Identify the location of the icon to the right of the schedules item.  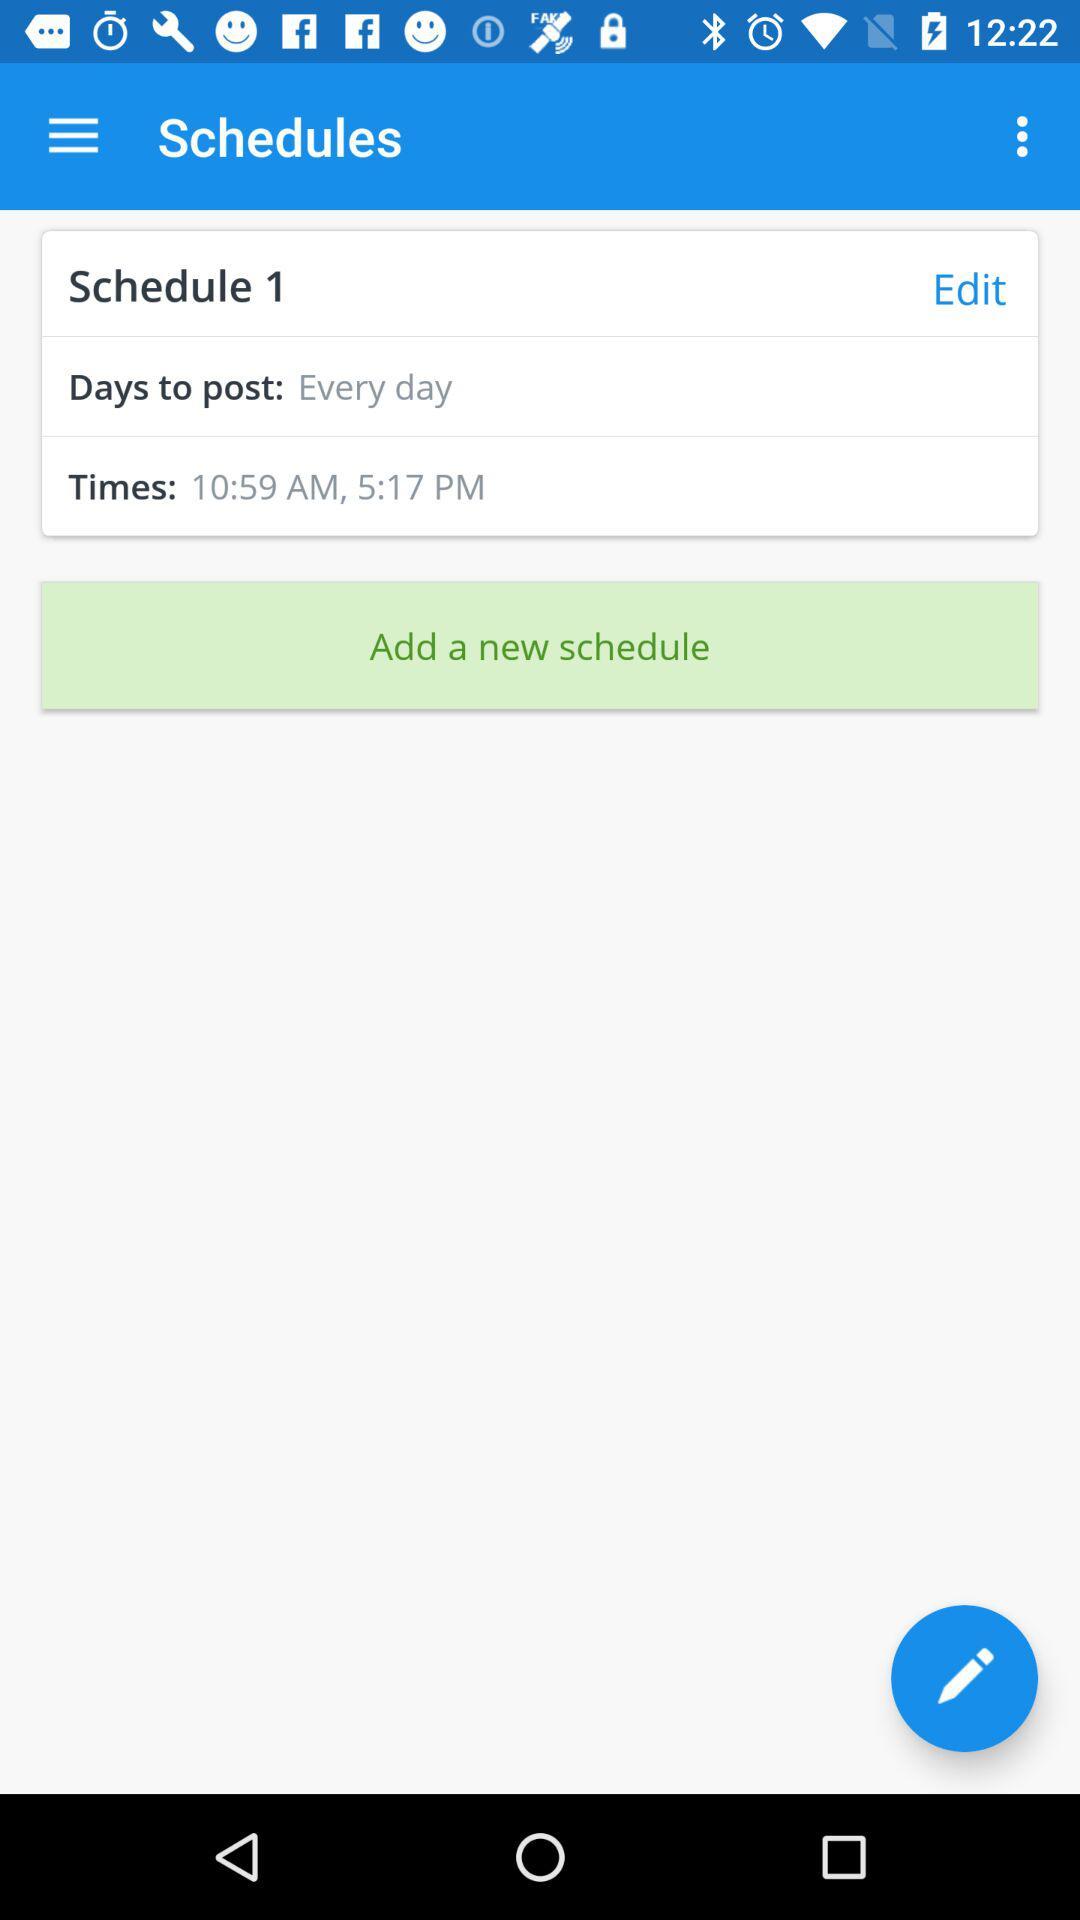
(1027, 135).